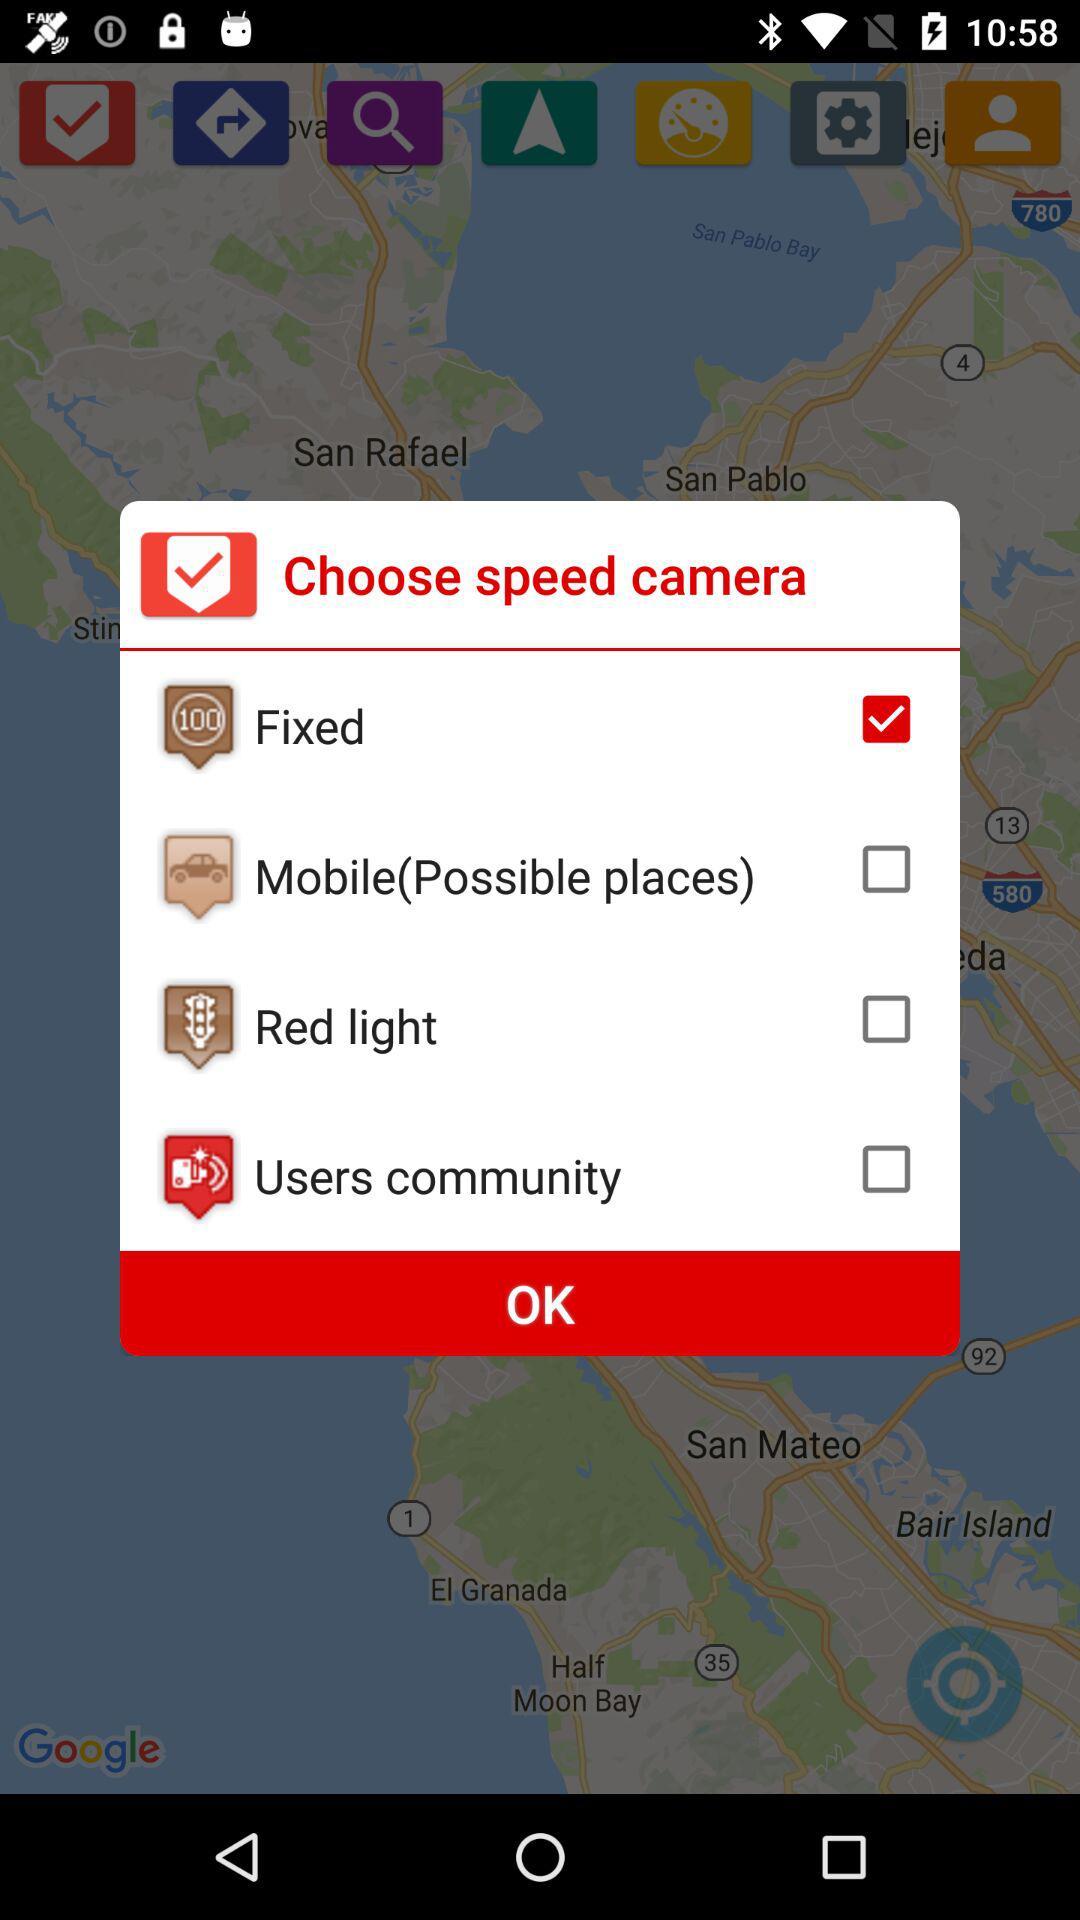  Describe the element at coordinates (885, 1019) in the screenshot. I see `check box` at that location.